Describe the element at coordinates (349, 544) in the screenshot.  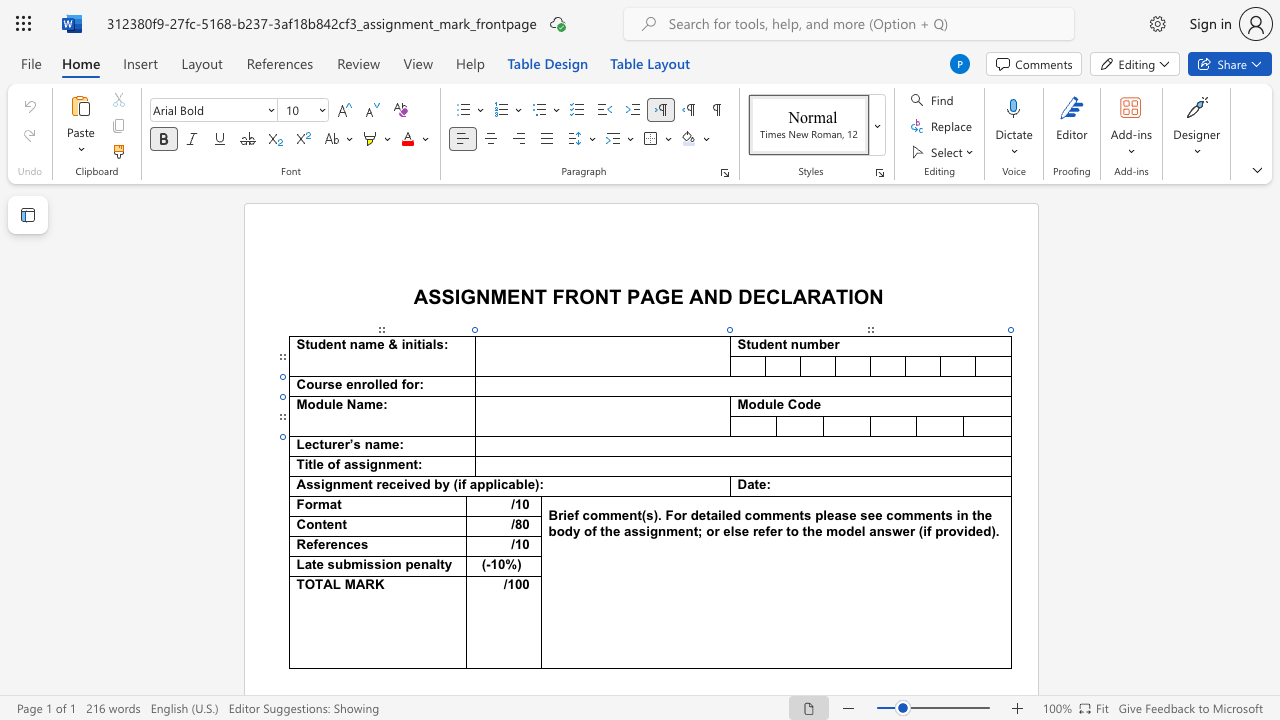
I see `the 1th character "c" in the text` at that location.